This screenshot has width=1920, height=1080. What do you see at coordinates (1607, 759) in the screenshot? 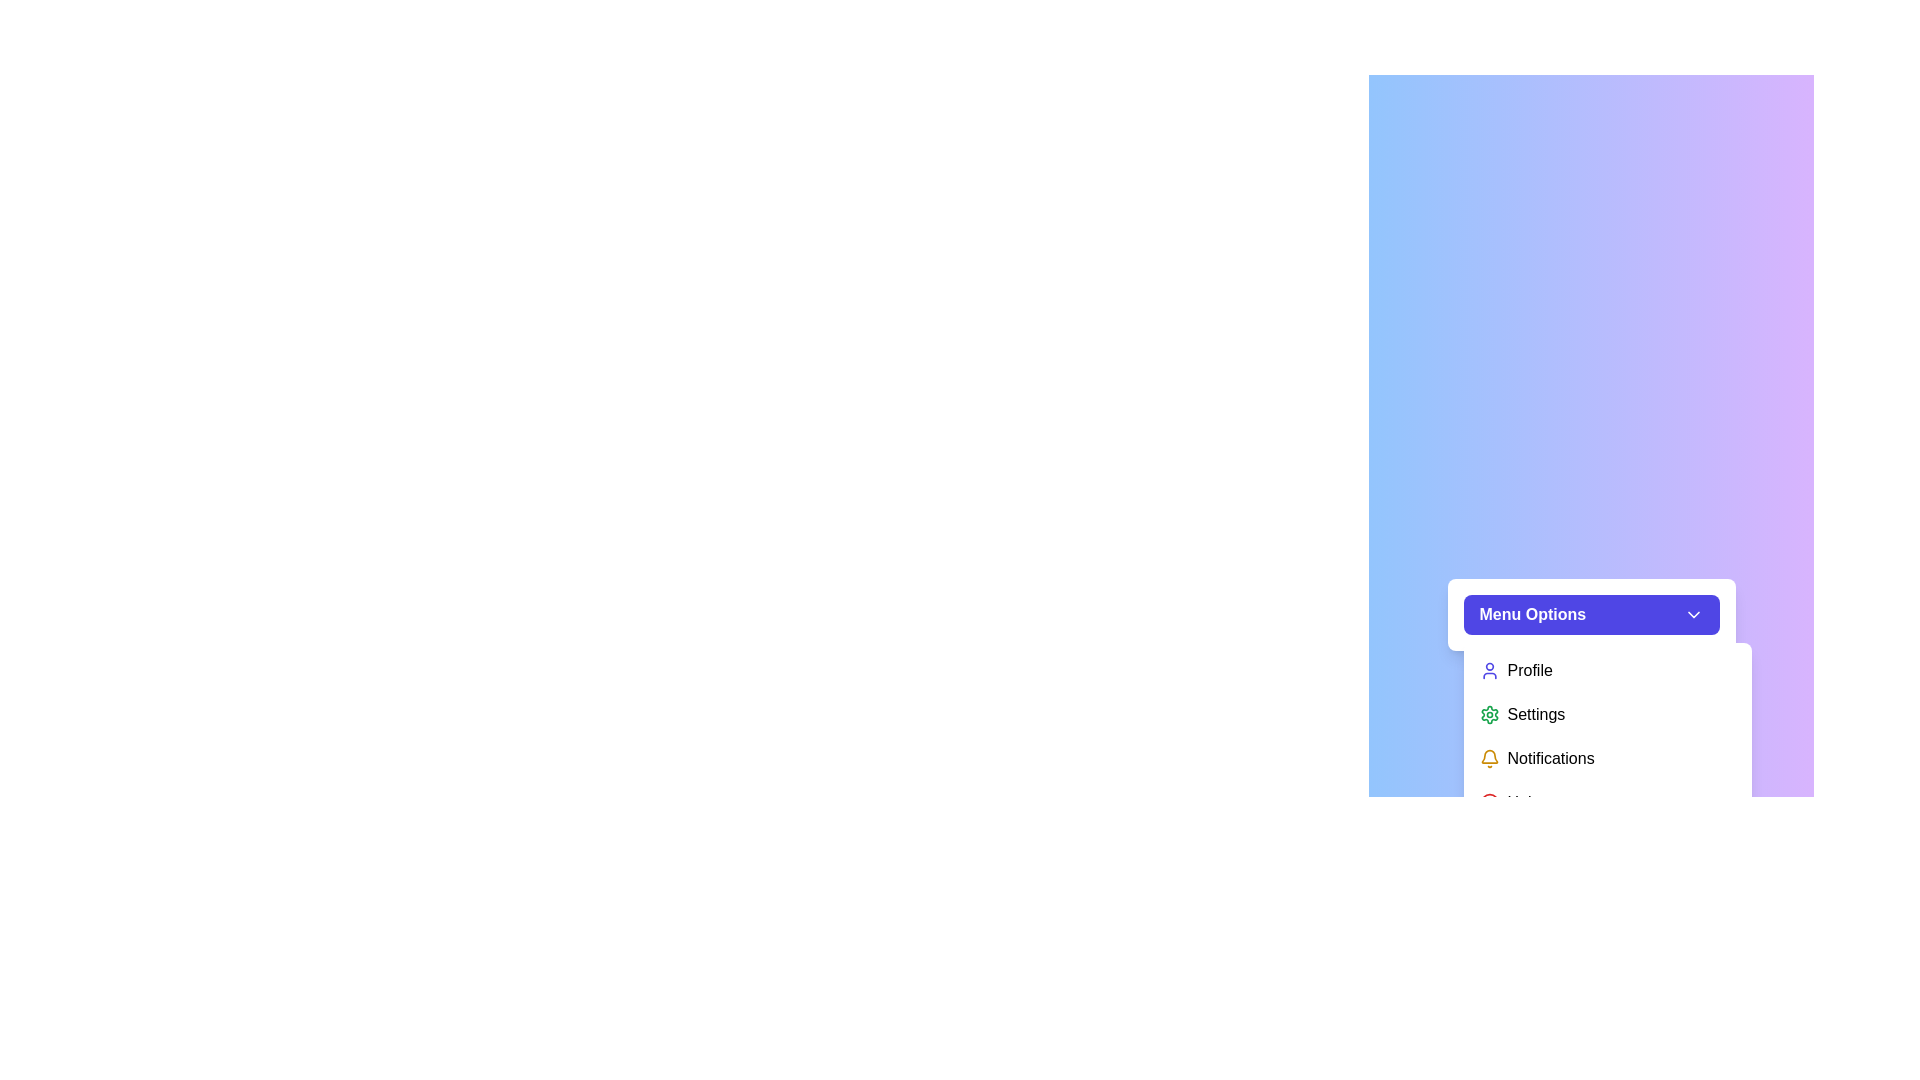
I see `the third item in the 'Menu Options' dropdown, which is for accessing notifications` at bounding box center [1607, 759].